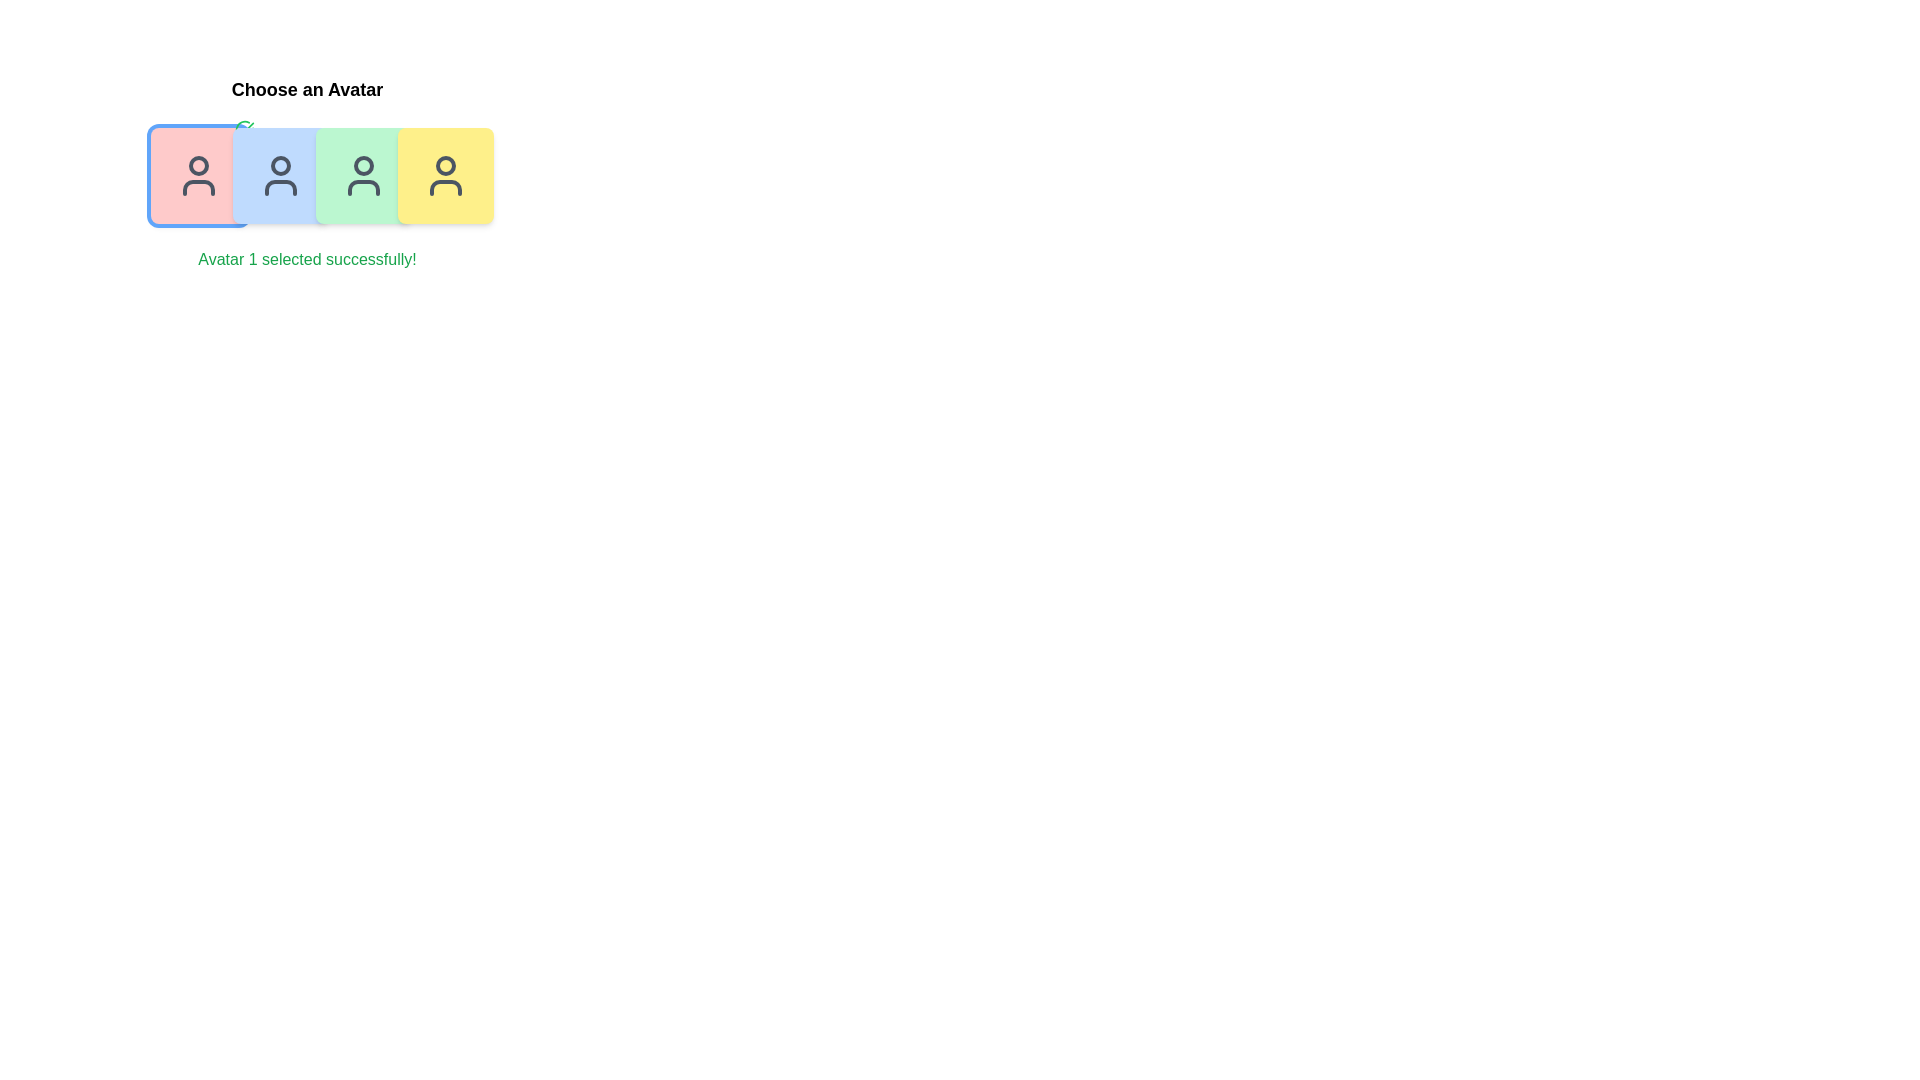  What do you see at coordinates (198, 164) in the screenshot?
I see `the small circular shape located at the top-center of the user icon within the first colored card from the left among a row of four cards` at bounding box center [198, 164].